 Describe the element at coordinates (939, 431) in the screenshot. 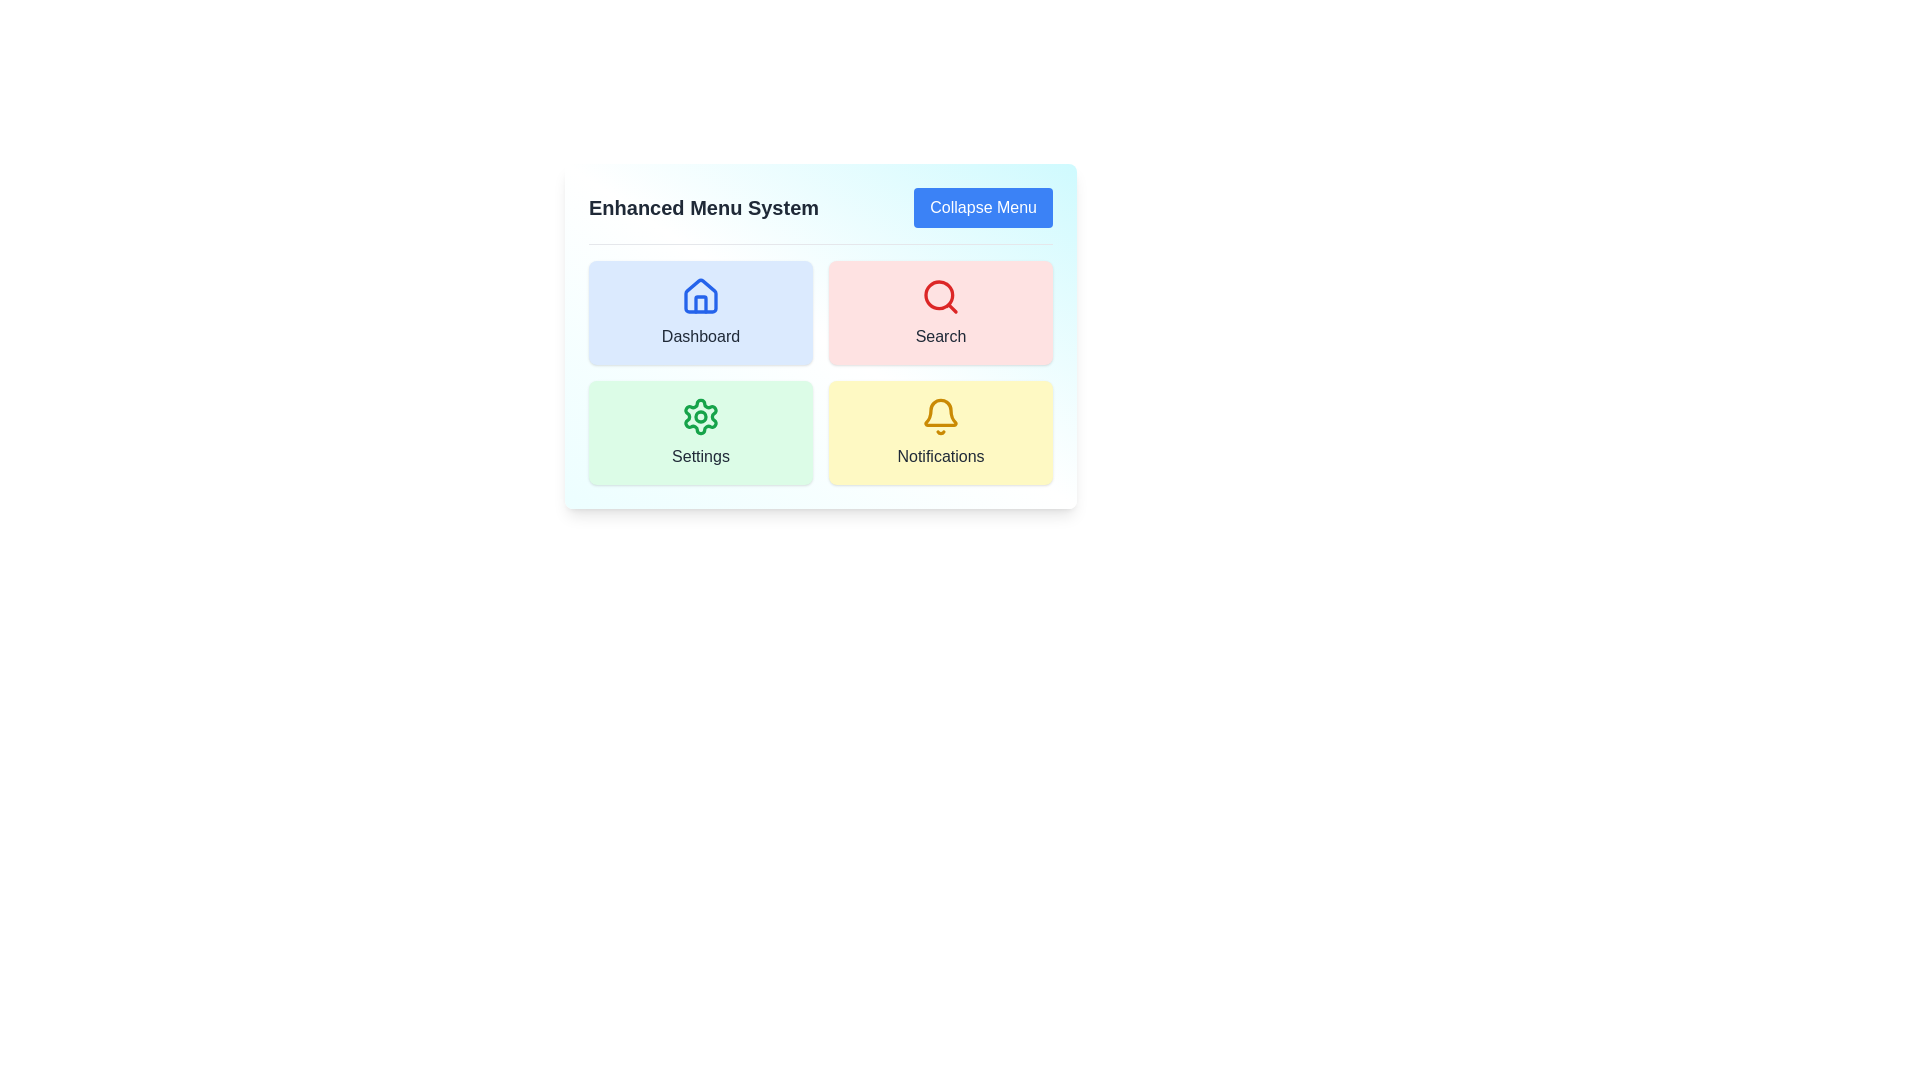

I see `the 'Notifications' card located at the bottom-right corner of the grid layout to observe a highlighted effect` at that location.